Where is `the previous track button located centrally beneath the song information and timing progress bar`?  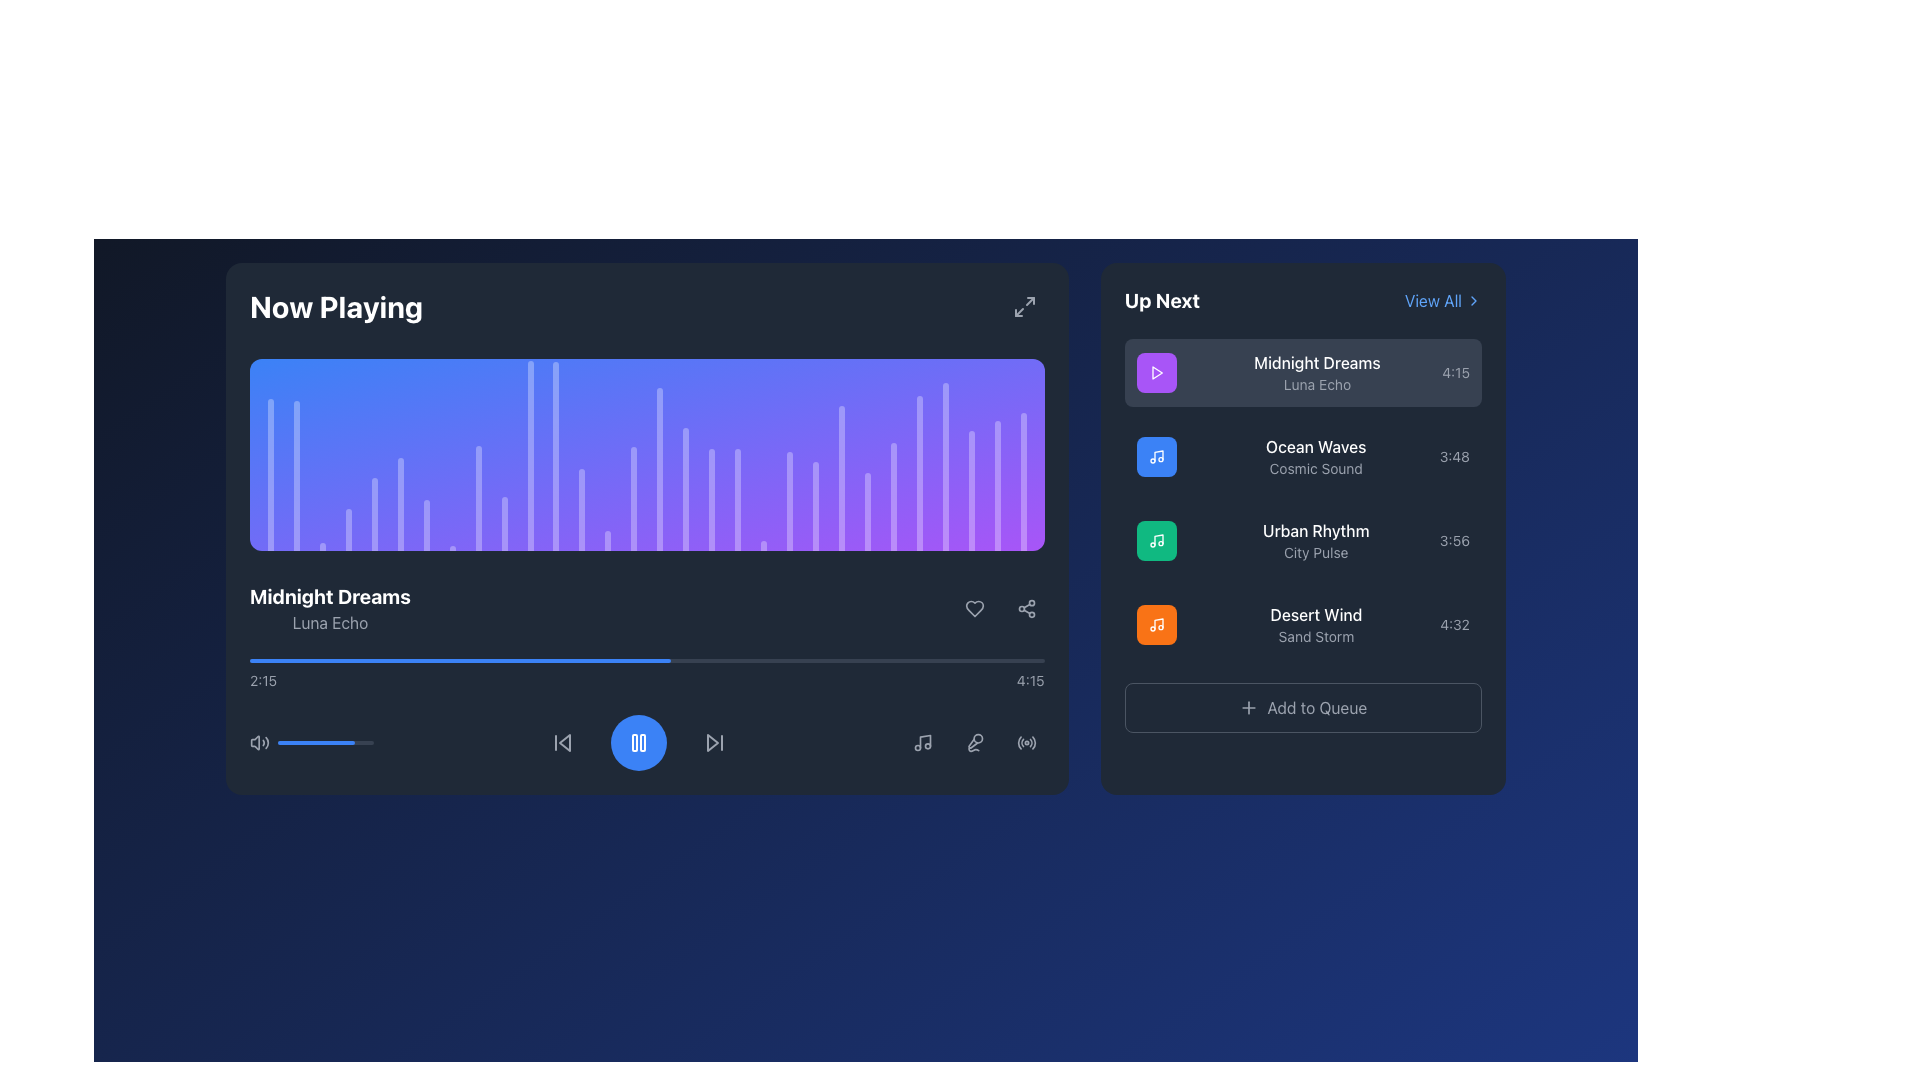 the previous track button located centrally beneath the song information and timing progress bar is located at coordinates (562, 743).